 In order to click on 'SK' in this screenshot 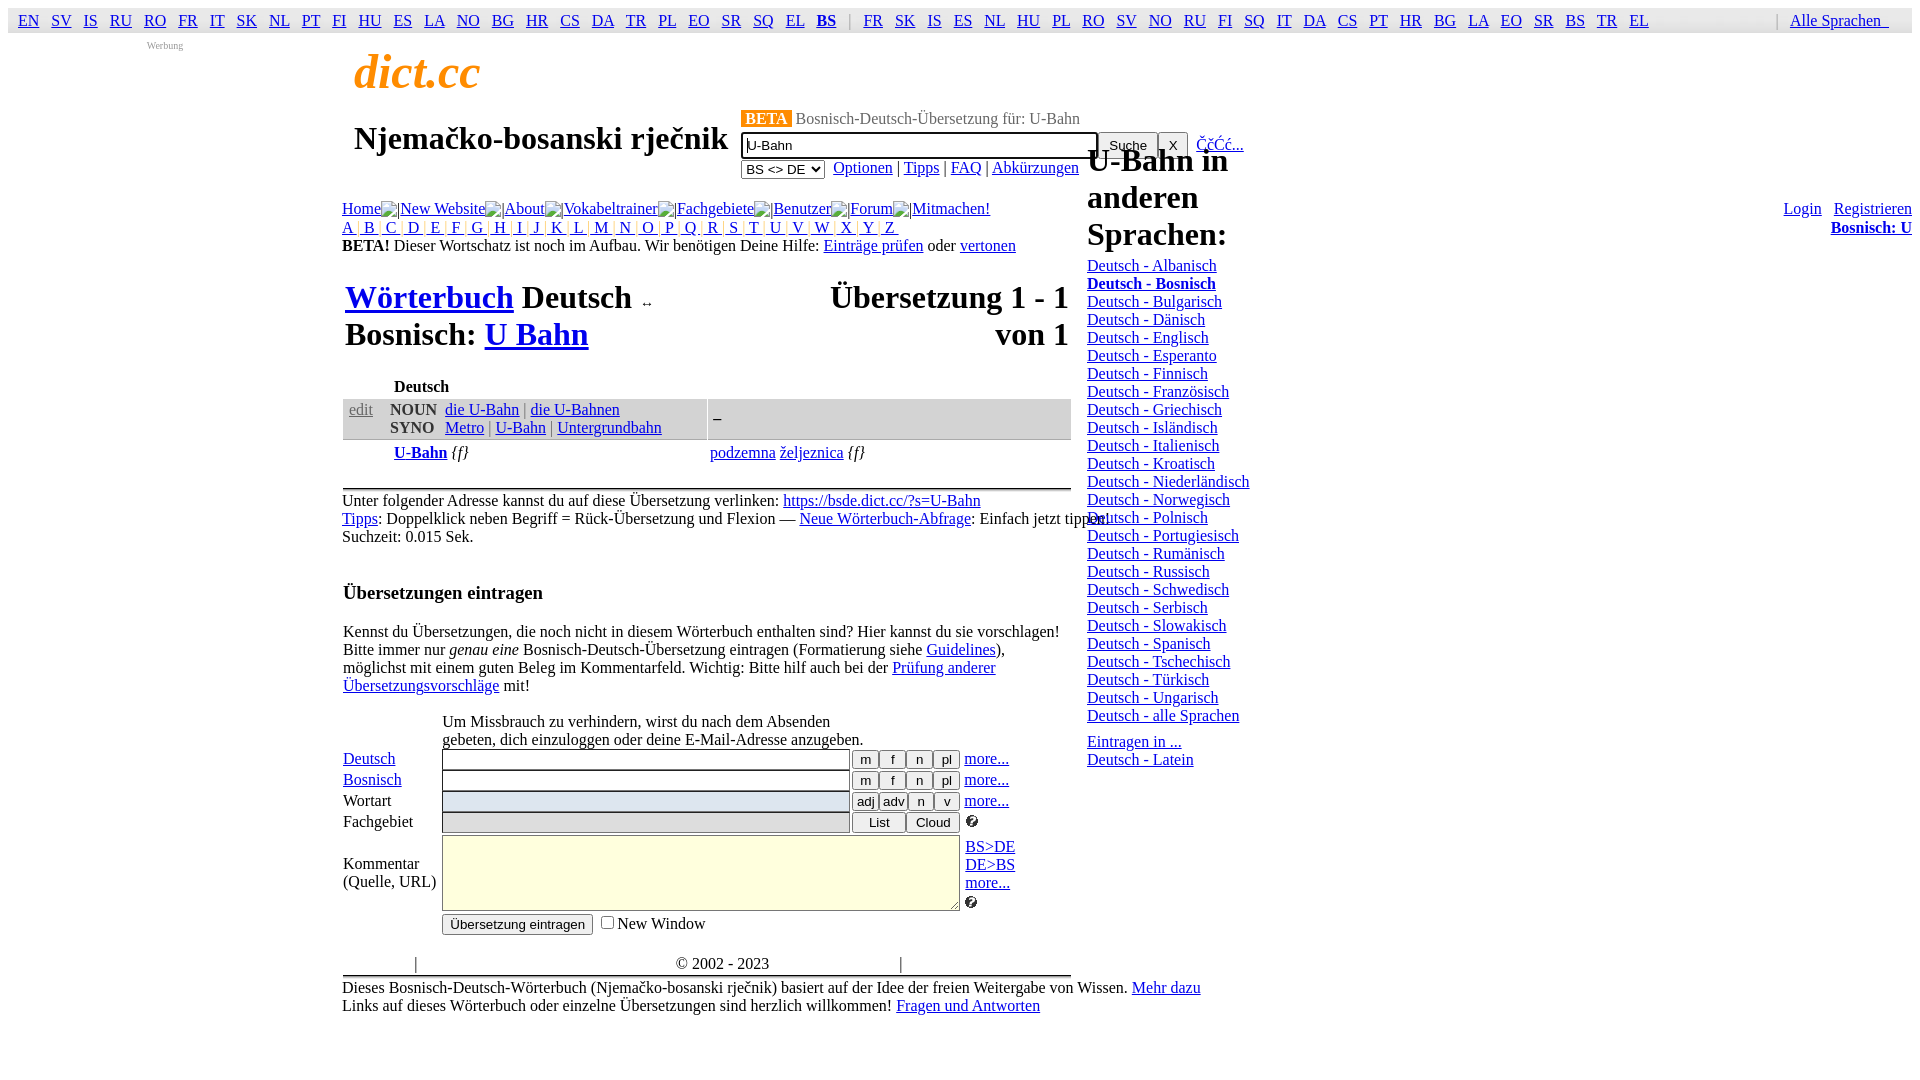, I will do `click(245, 20)`.